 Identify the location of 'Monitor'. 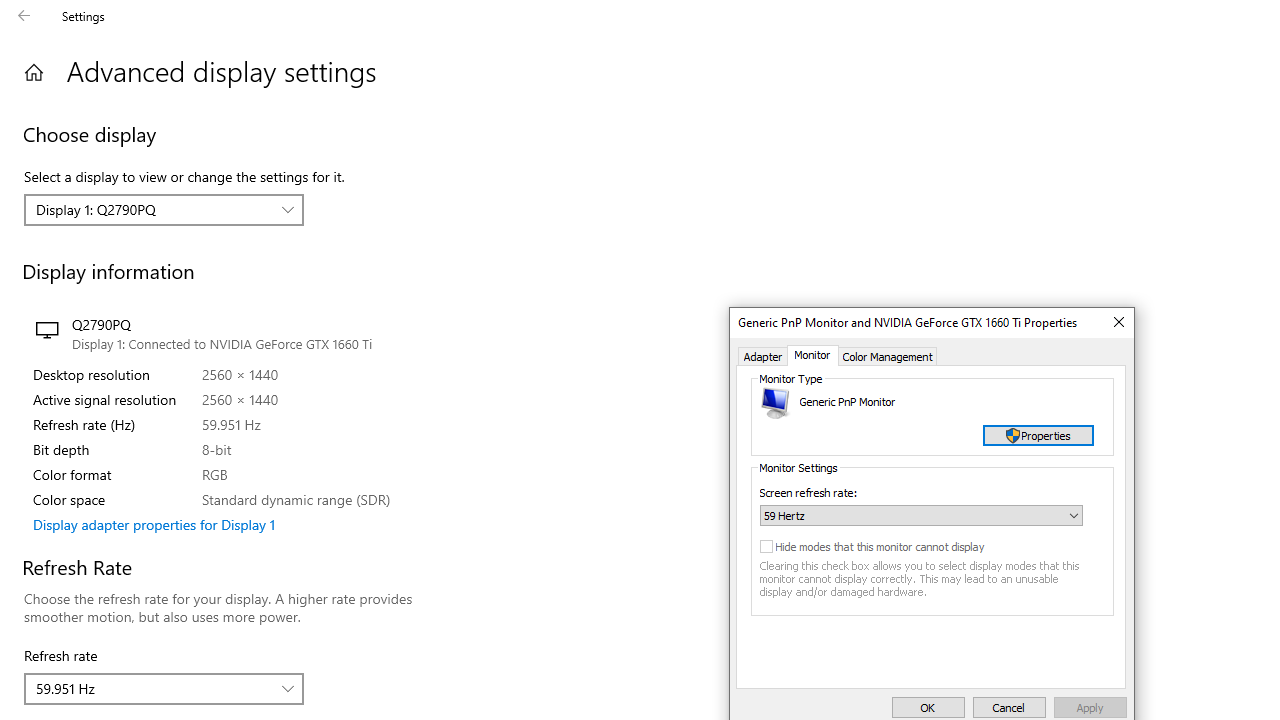
(812, 355).